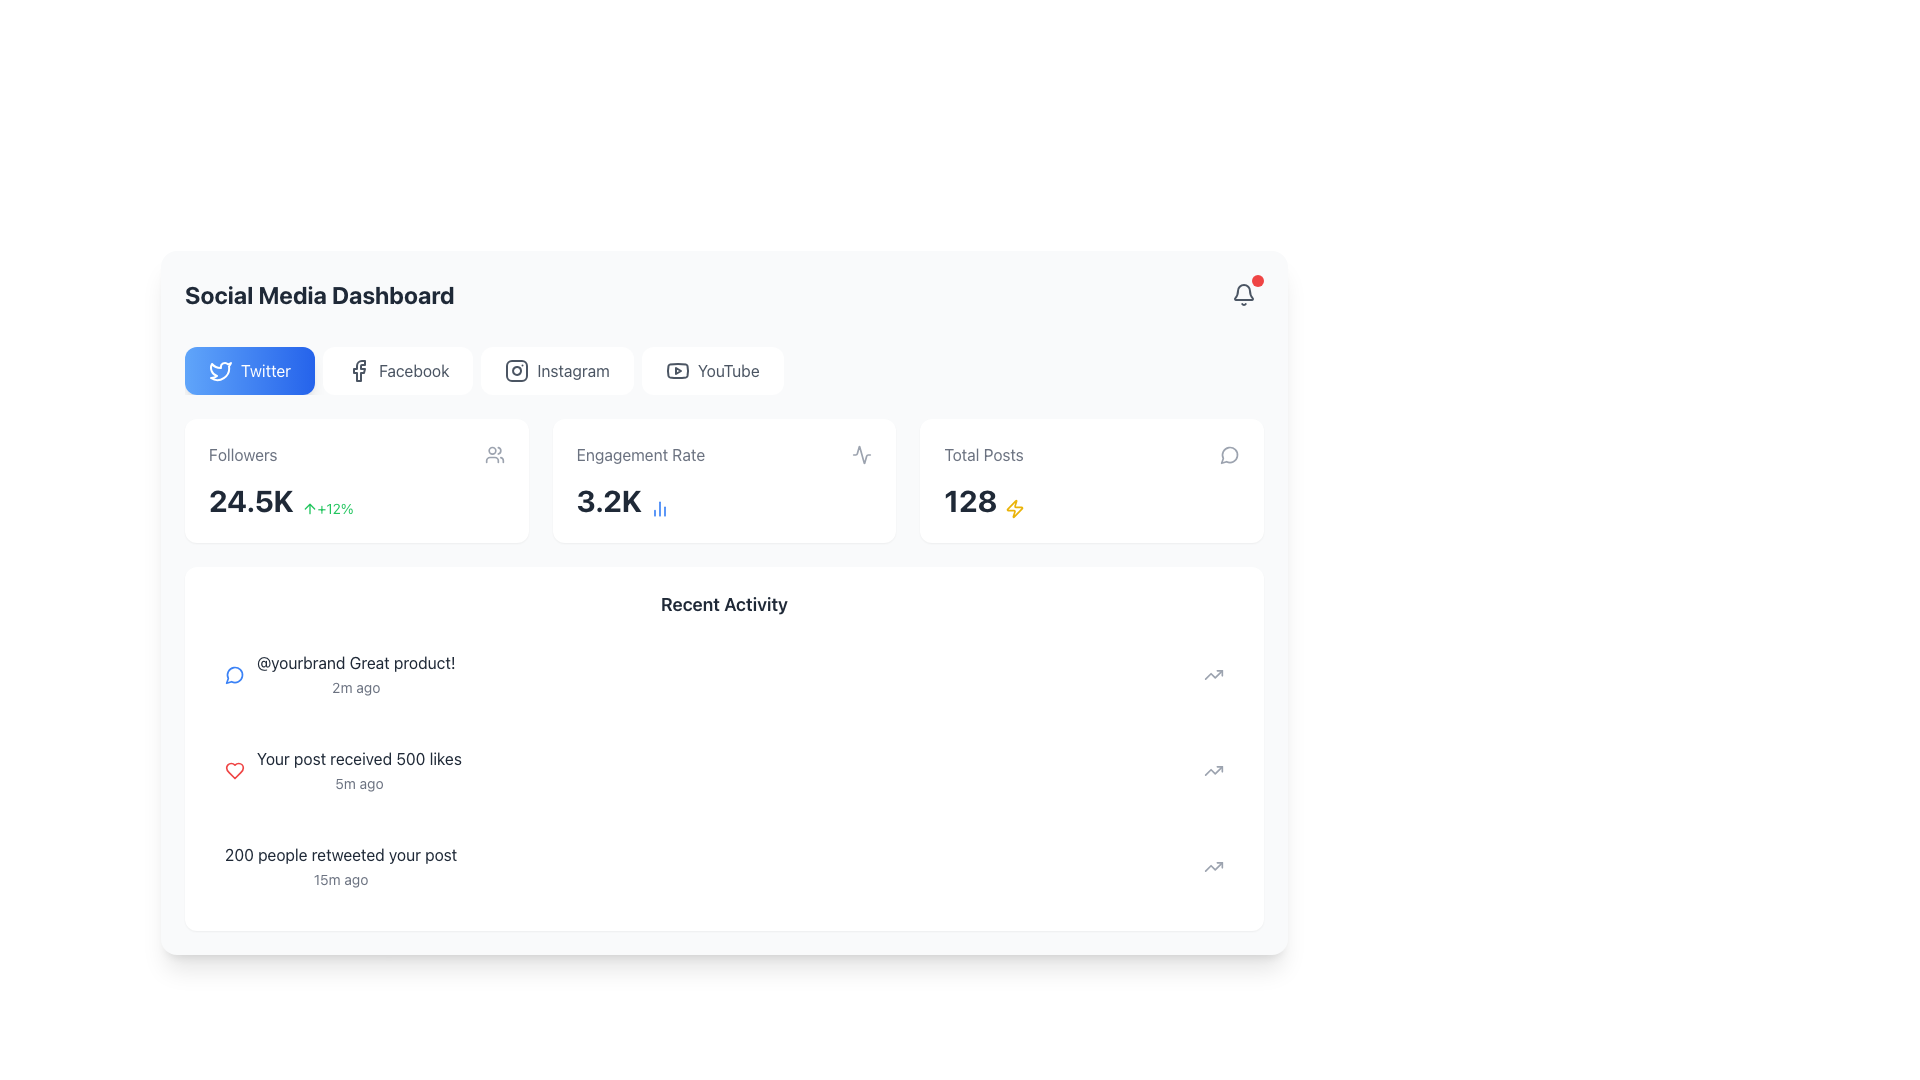 The image size is (1920, 1080). Describe the element at coordinates (250, 500) in the screenshot. I see `the Text Display element that shows the numeric value '24.5K', which is styled in a large, bold, dark grey font against a light background` at that location.